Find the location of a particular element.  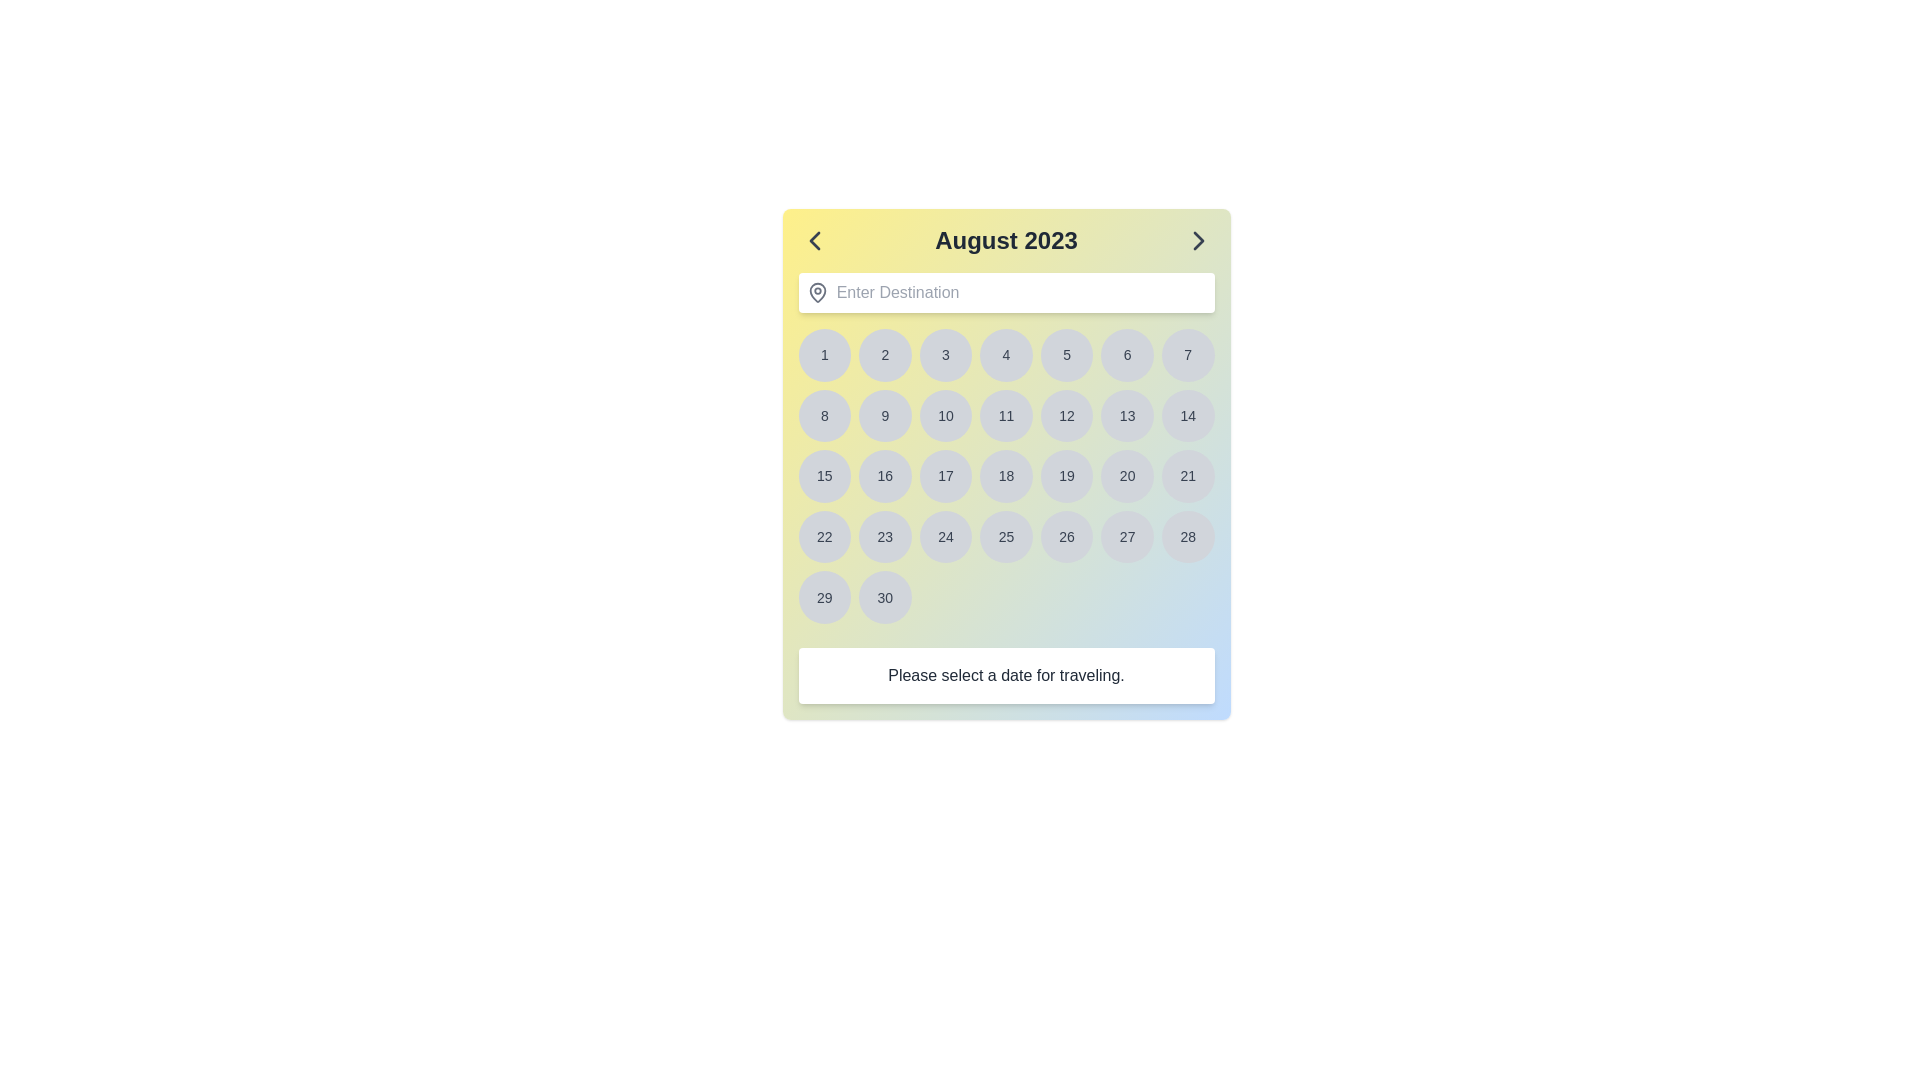

the interactive button representing the 4th day of August 2023 in the calendar interface is located at coordinates (1006, 354).